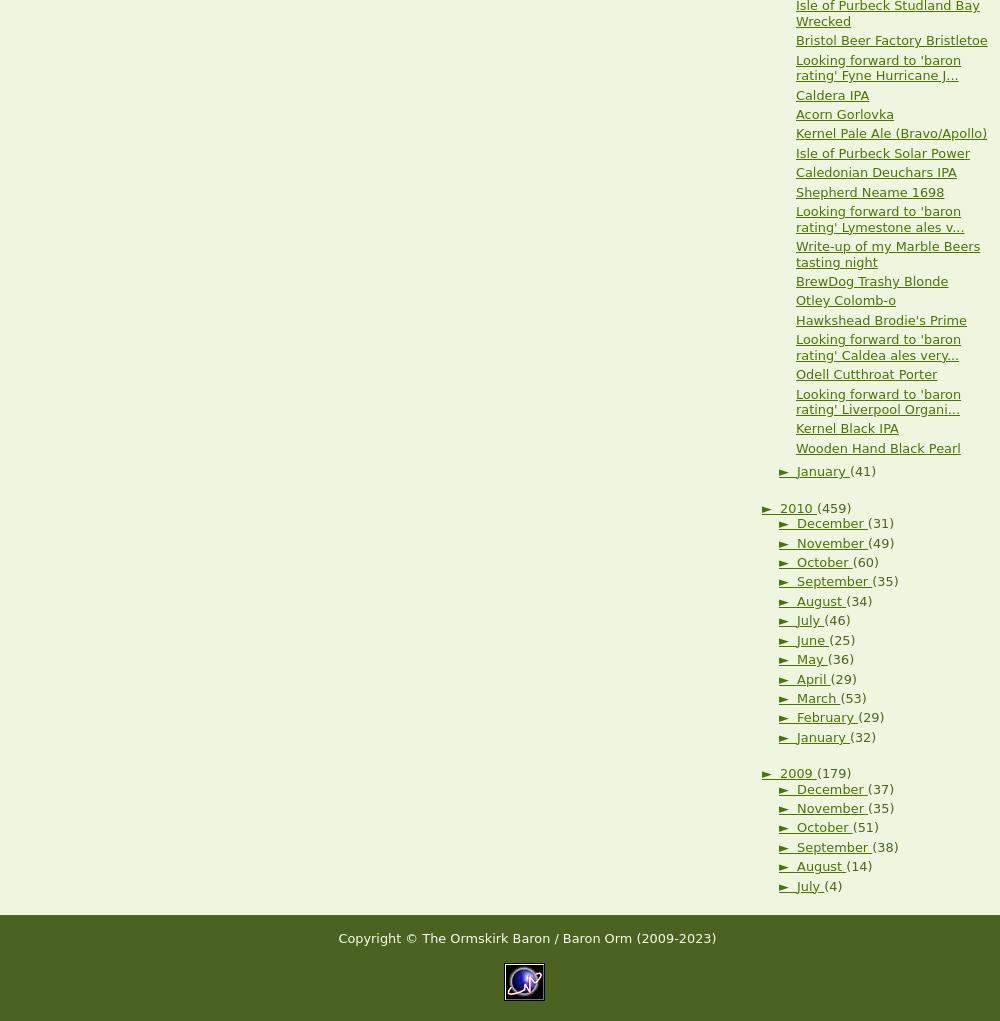 This screenshot has height=1021, width=1000. What do you see at coordinates (878, 346) in the screenshot?
I see `'Looking forward to 'baron rating' Caldea ales very...'` at bounding box center [878, 346].